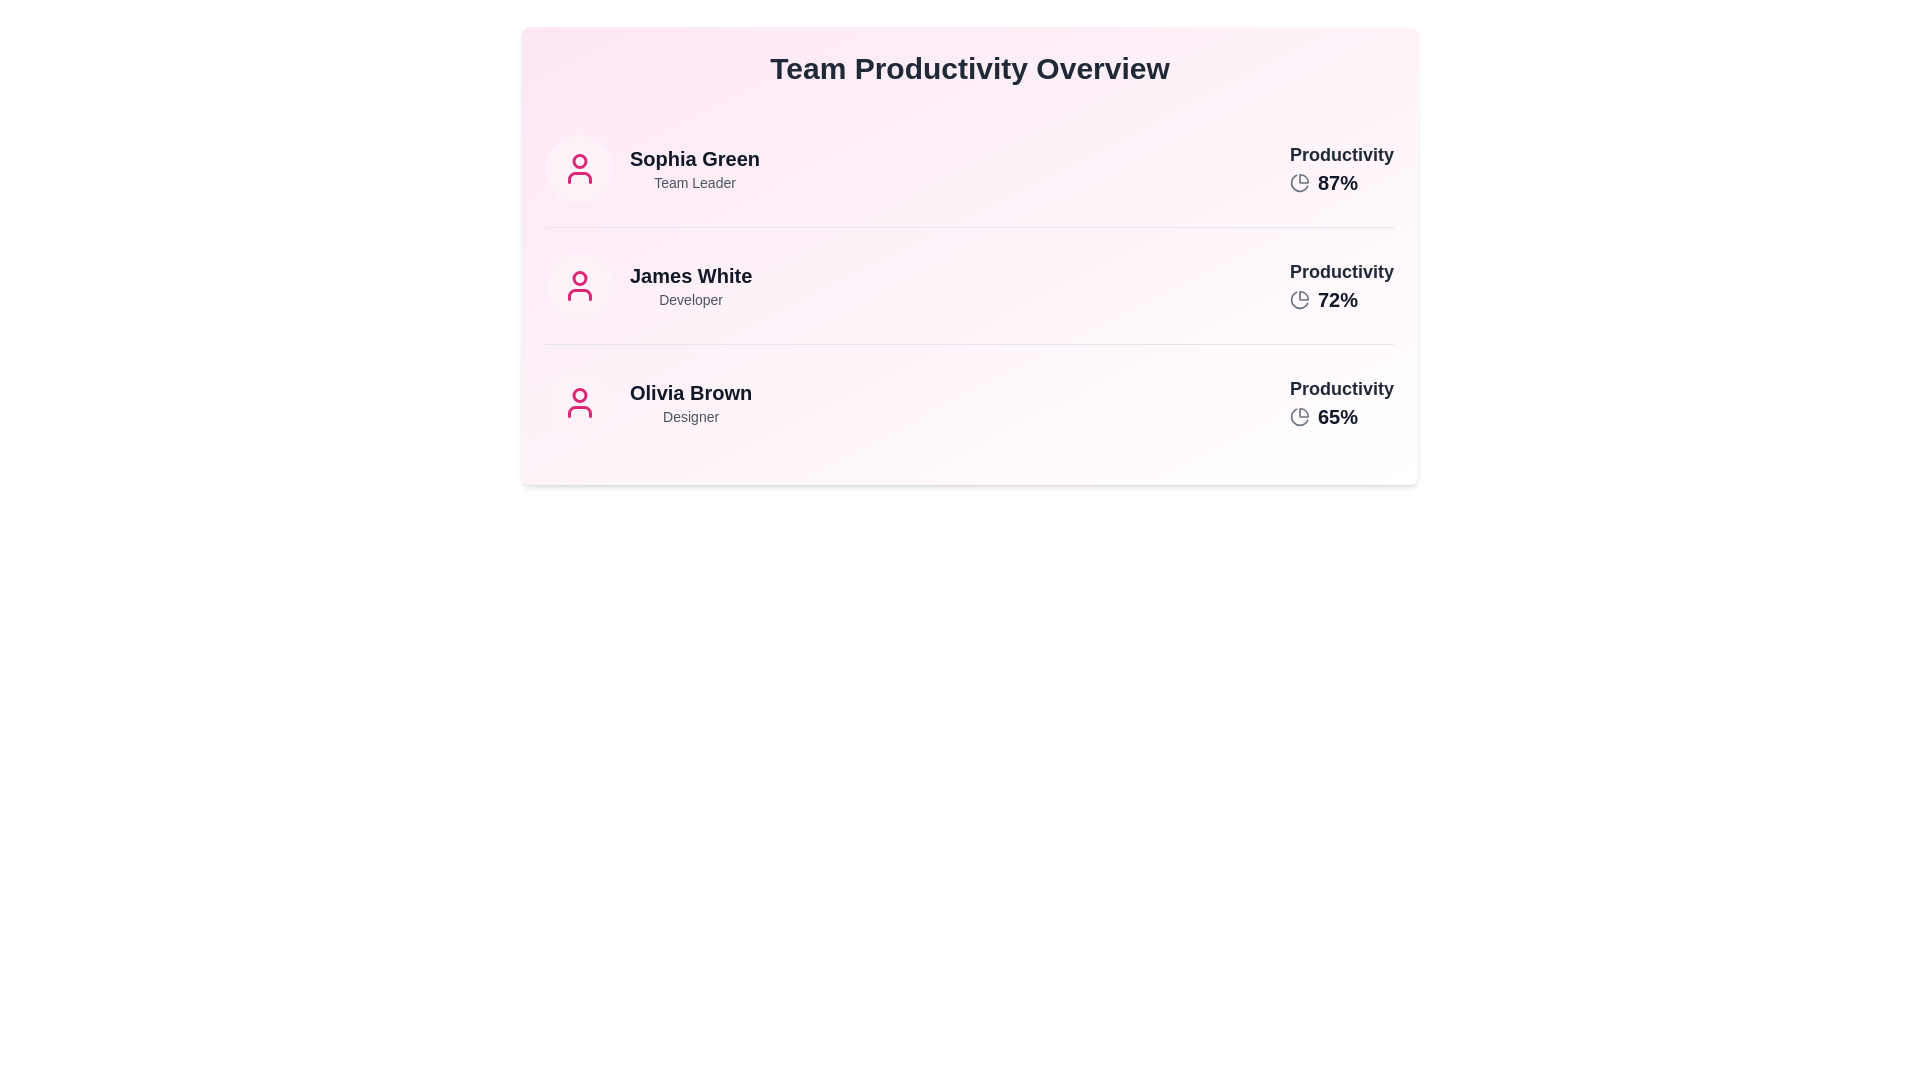 The image size is (1920, 1080). What do you see at coordinates (691, 393) in the screenshot?
I see `the name label of a person, which is the top line of text in the third entry of a vertically structured list` at bounding box center [691, 393].